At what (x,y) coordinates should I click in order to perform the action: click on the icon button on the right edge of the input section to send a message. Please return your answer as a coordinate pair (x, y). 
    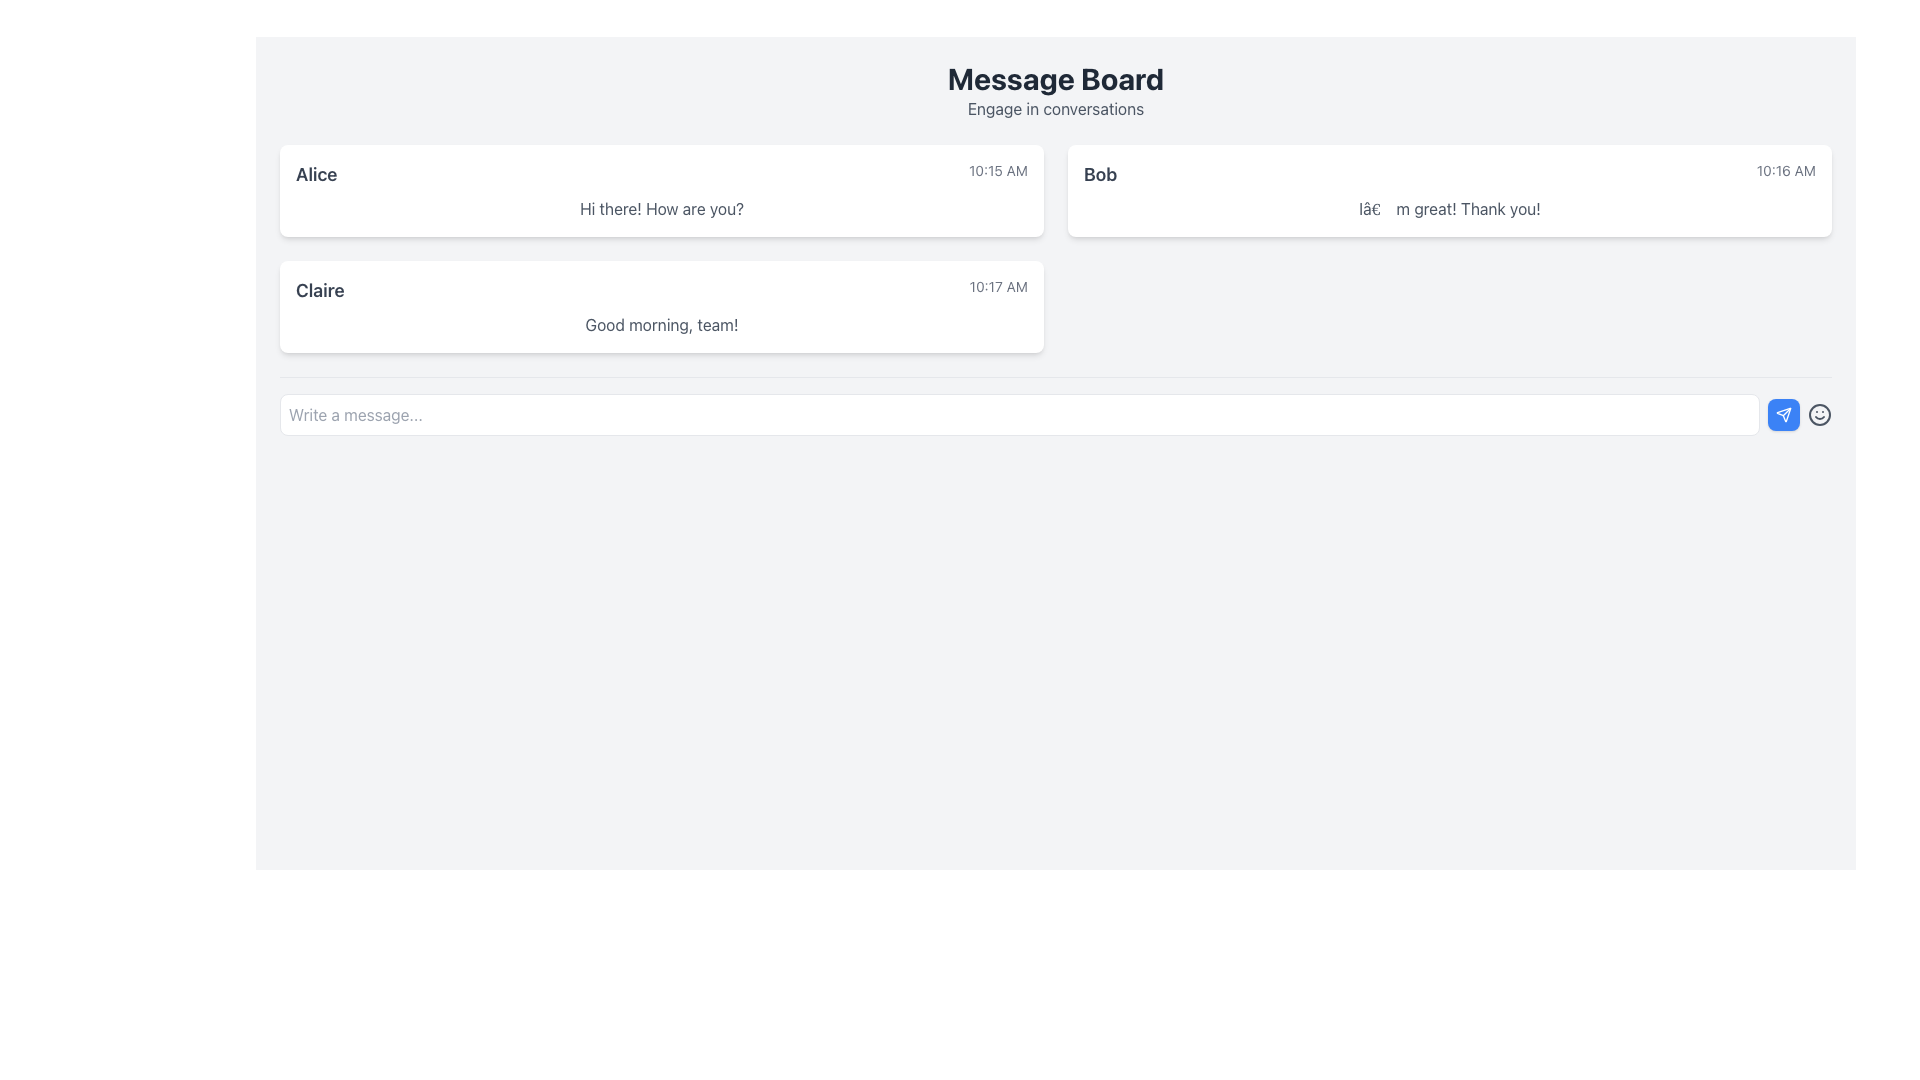
    Looking at the image, I should click on (1784, 414).